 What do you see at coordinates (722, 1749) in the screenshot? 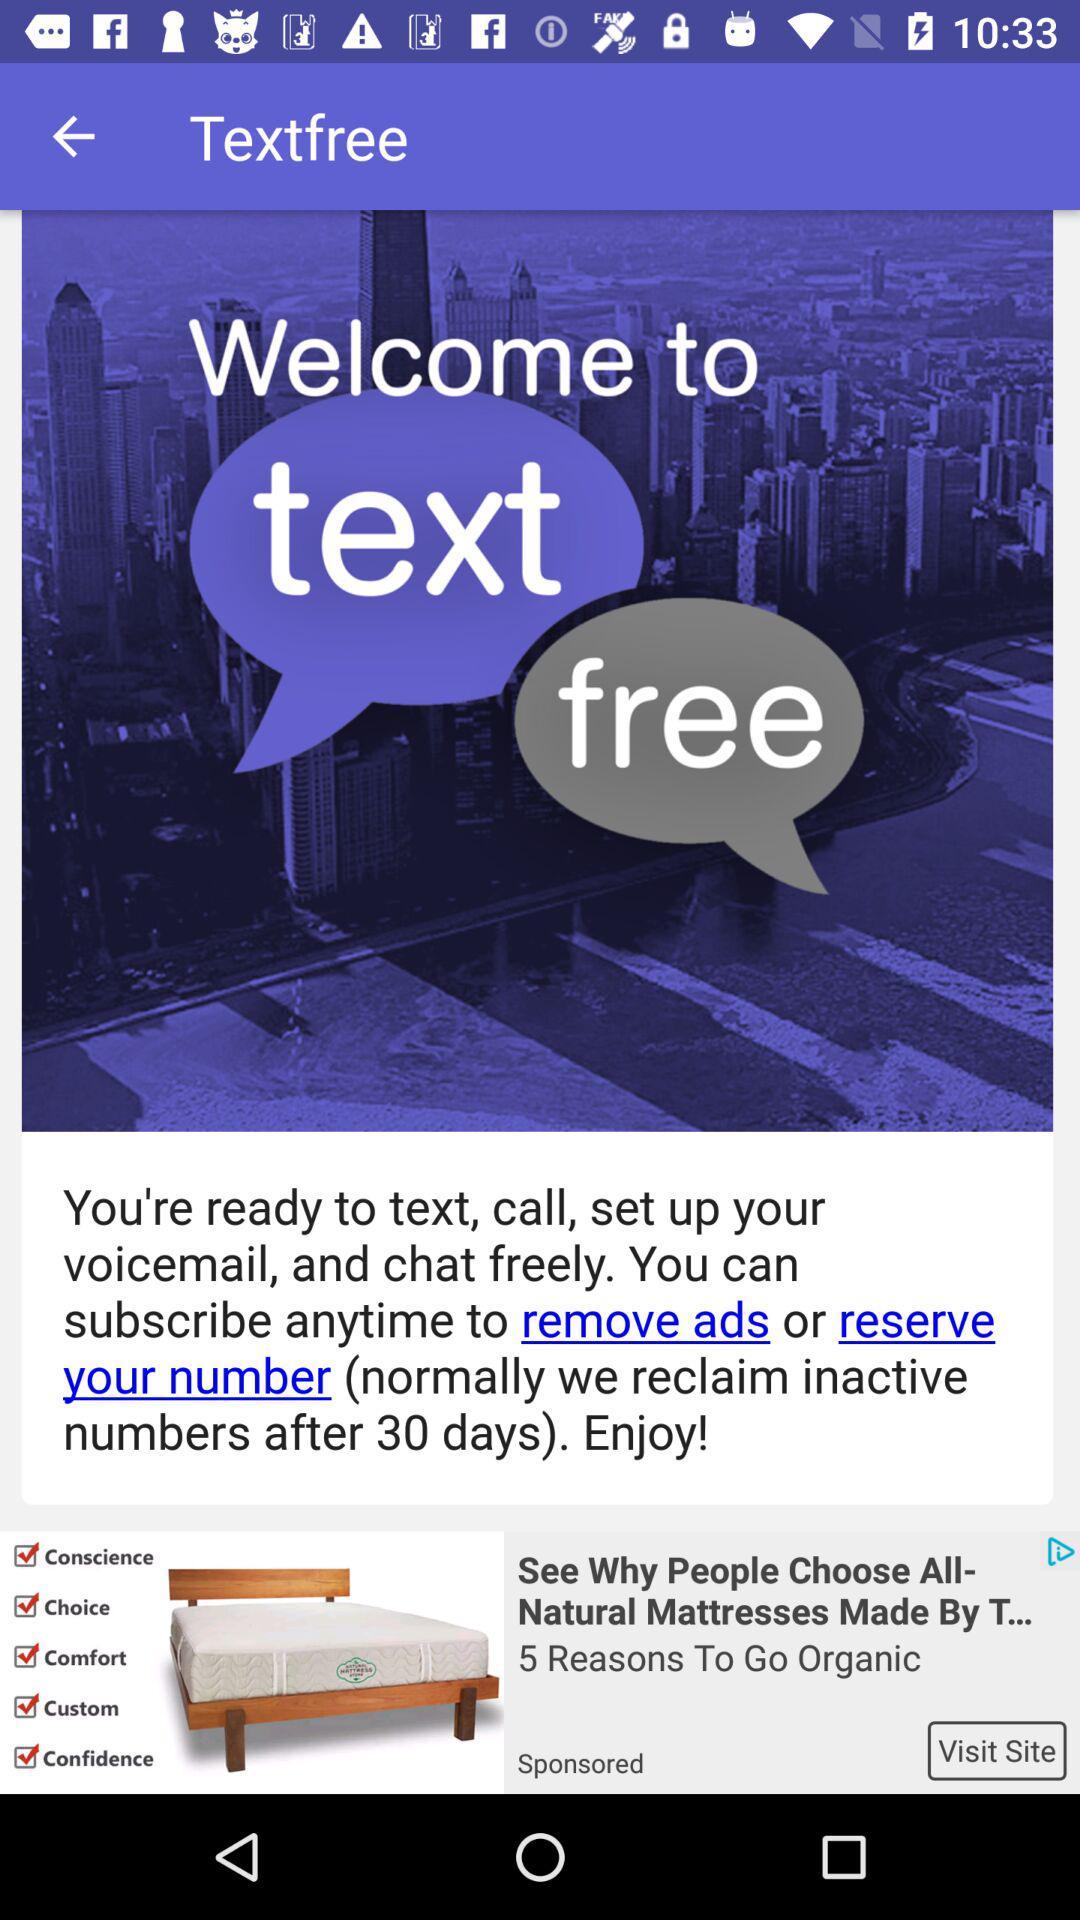
I see `icon next to the visit site icon` at bounding box center [722, 1749].